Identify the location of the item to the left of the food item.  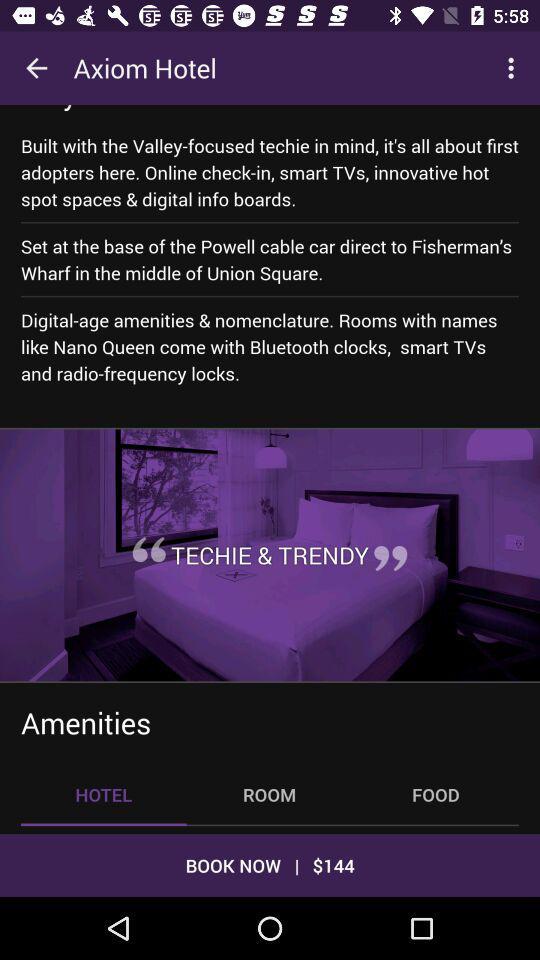
(269, 794).